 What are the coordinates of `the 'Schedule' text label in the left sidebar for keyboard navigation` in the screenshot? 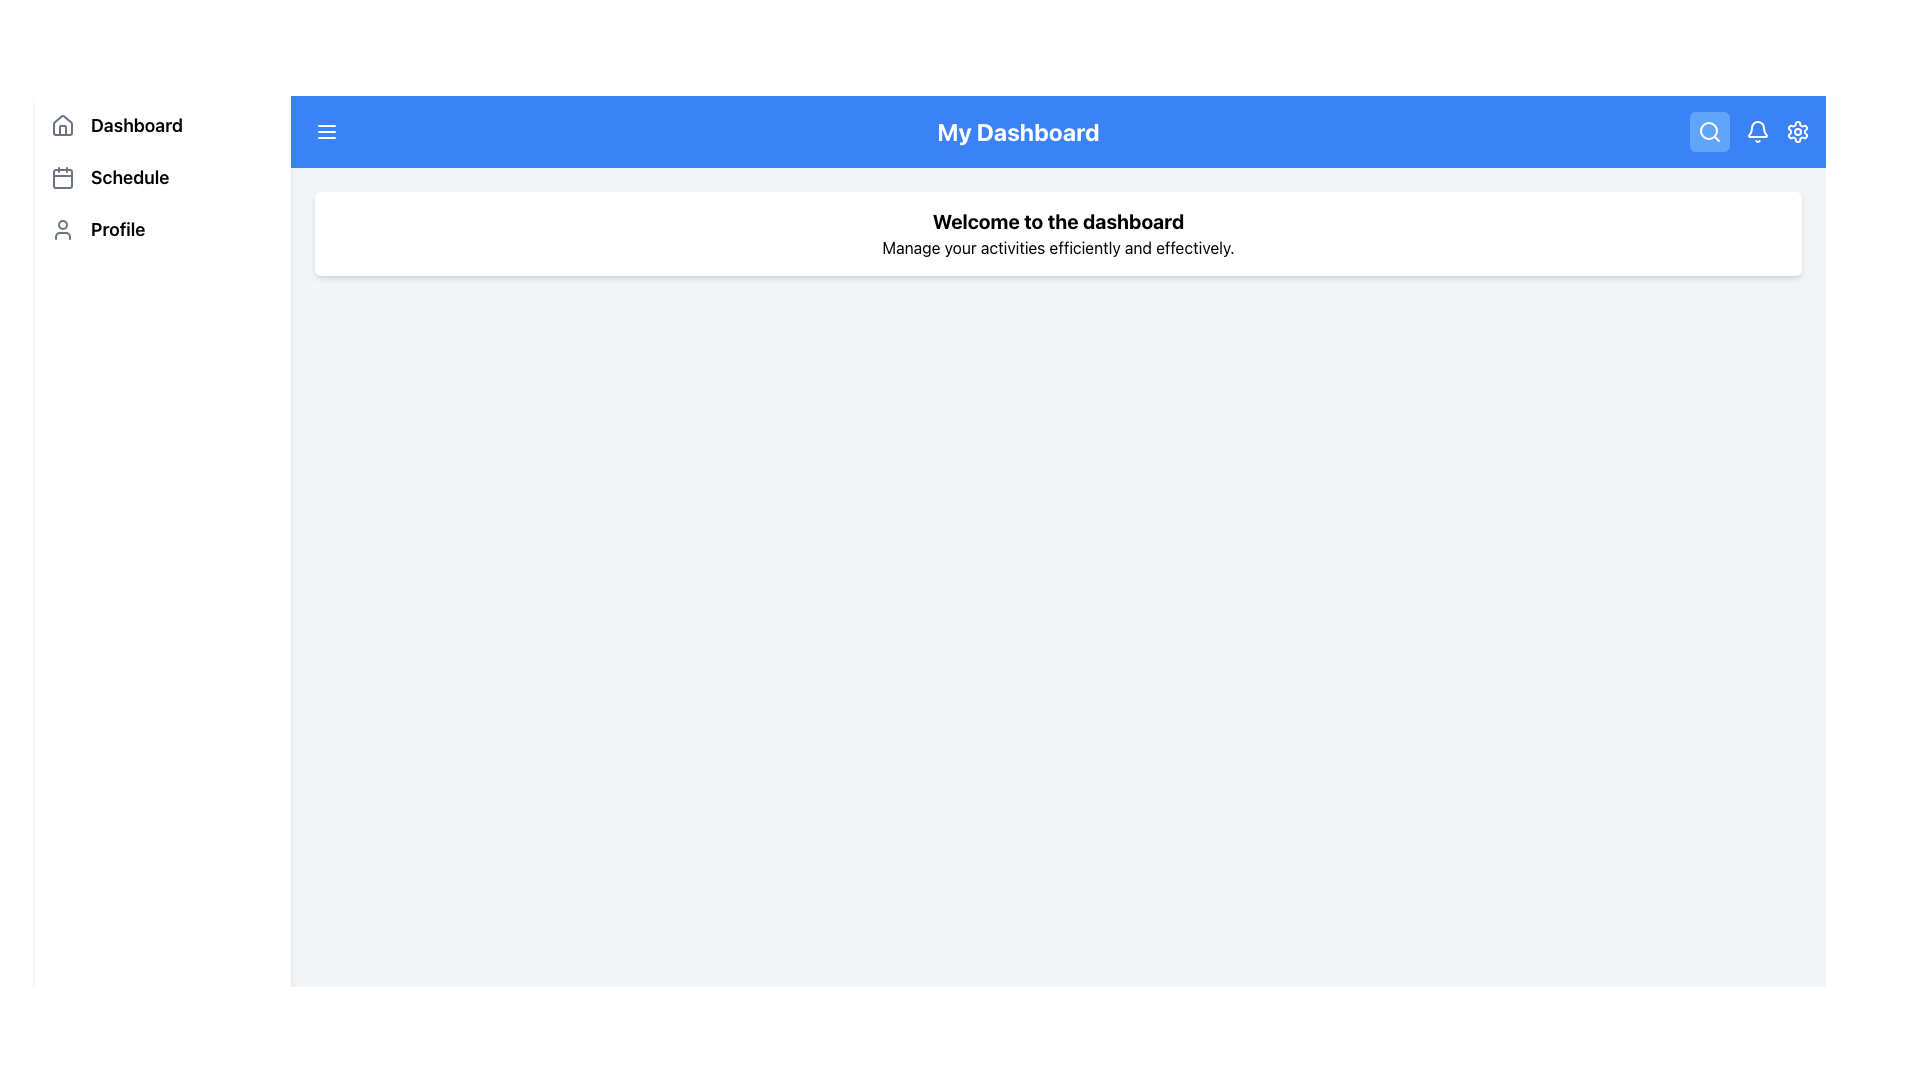 It's located at (129, 176).